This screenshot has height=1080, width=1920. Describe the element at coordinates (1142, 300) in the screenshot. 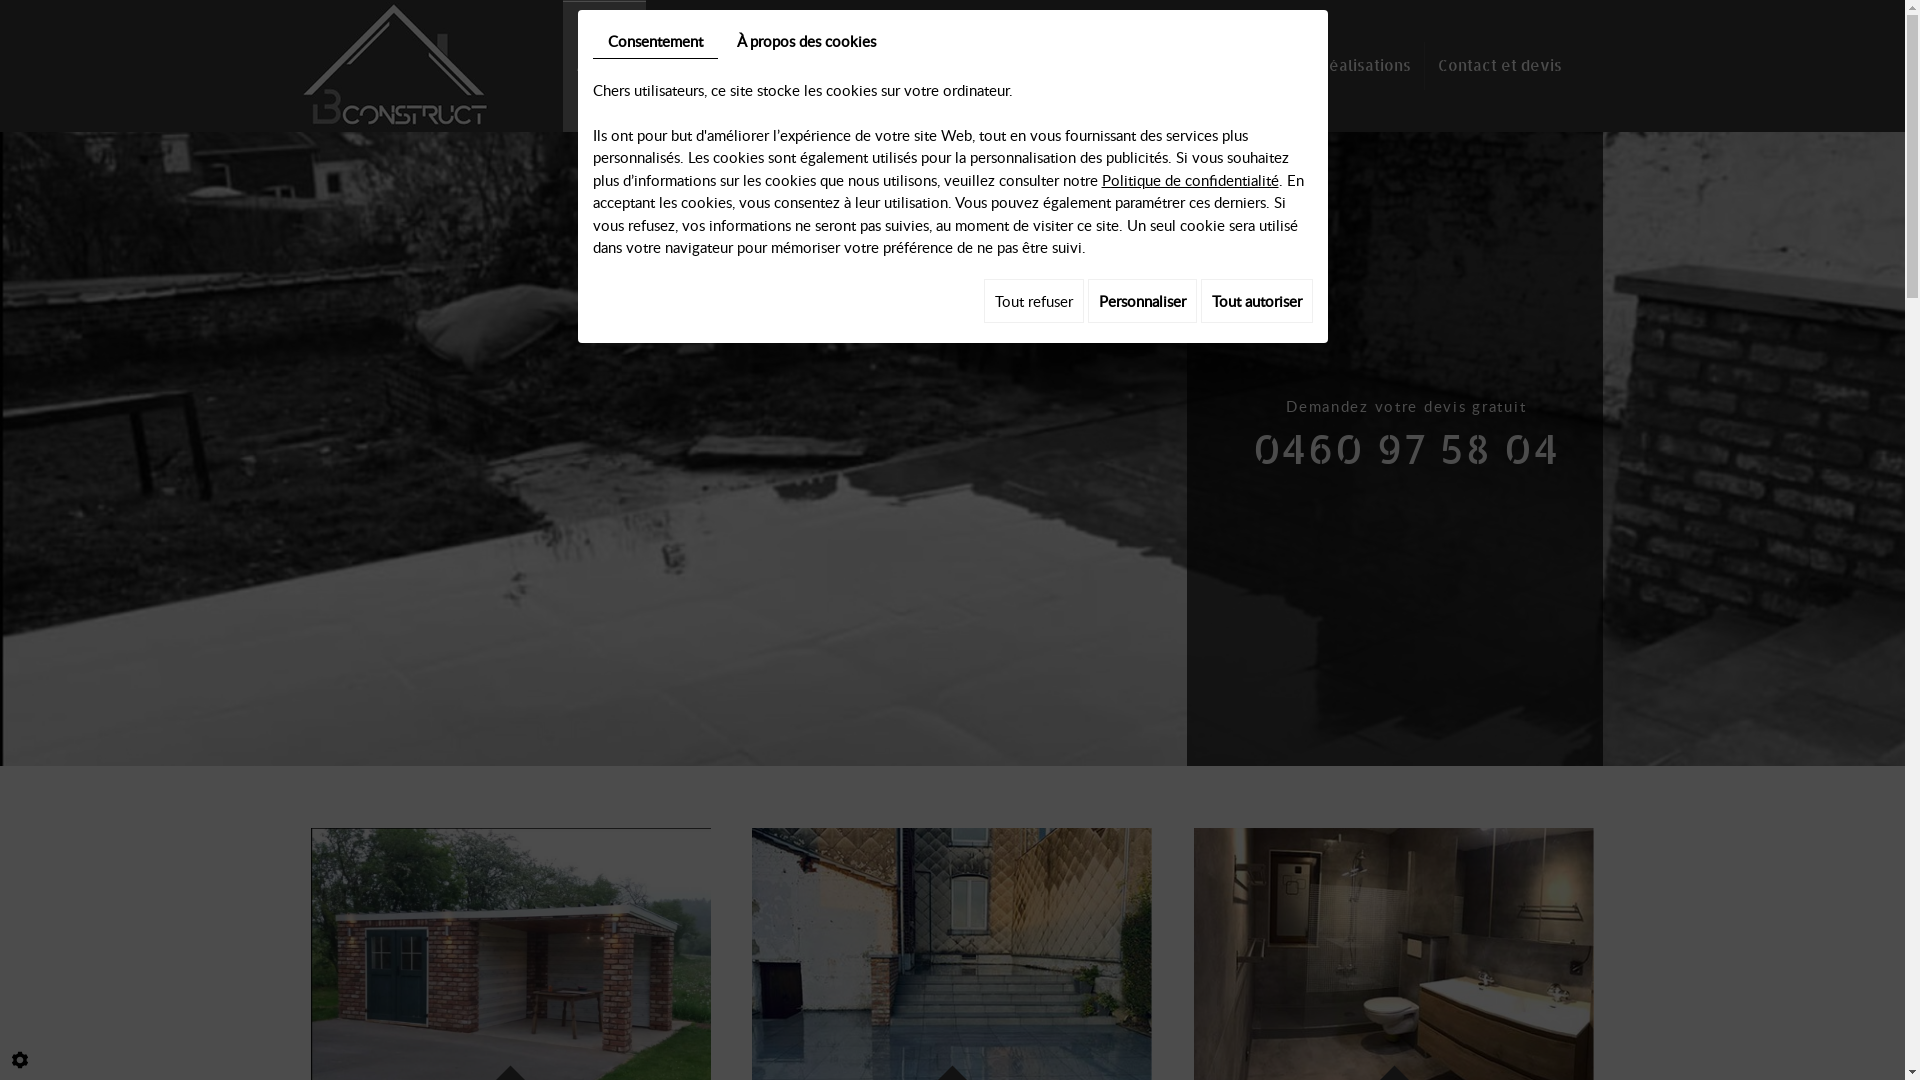

I see `'Personnaliser'` at that location.